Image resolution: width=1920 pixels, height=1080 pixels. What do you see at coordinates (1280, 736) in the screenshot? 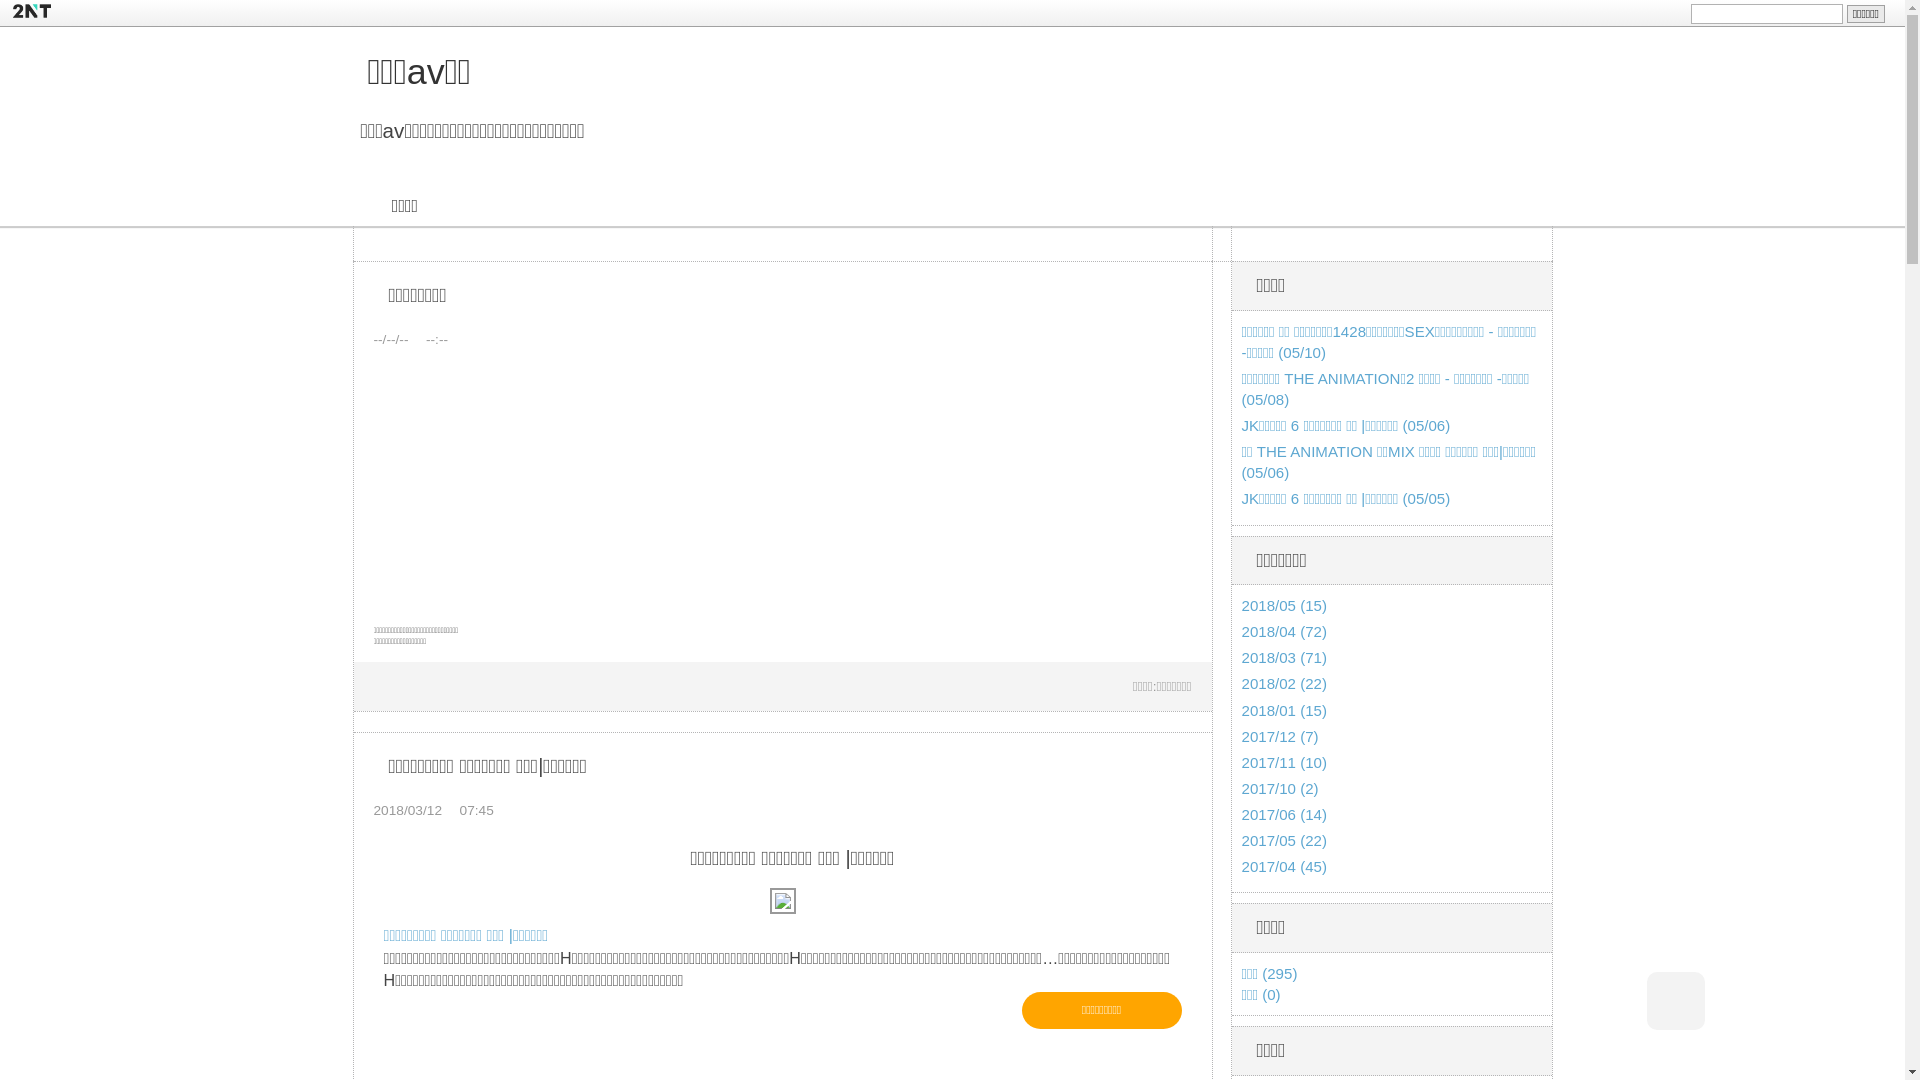
I see `'2017/12 (7)'` at bounding box center [1280, 736].